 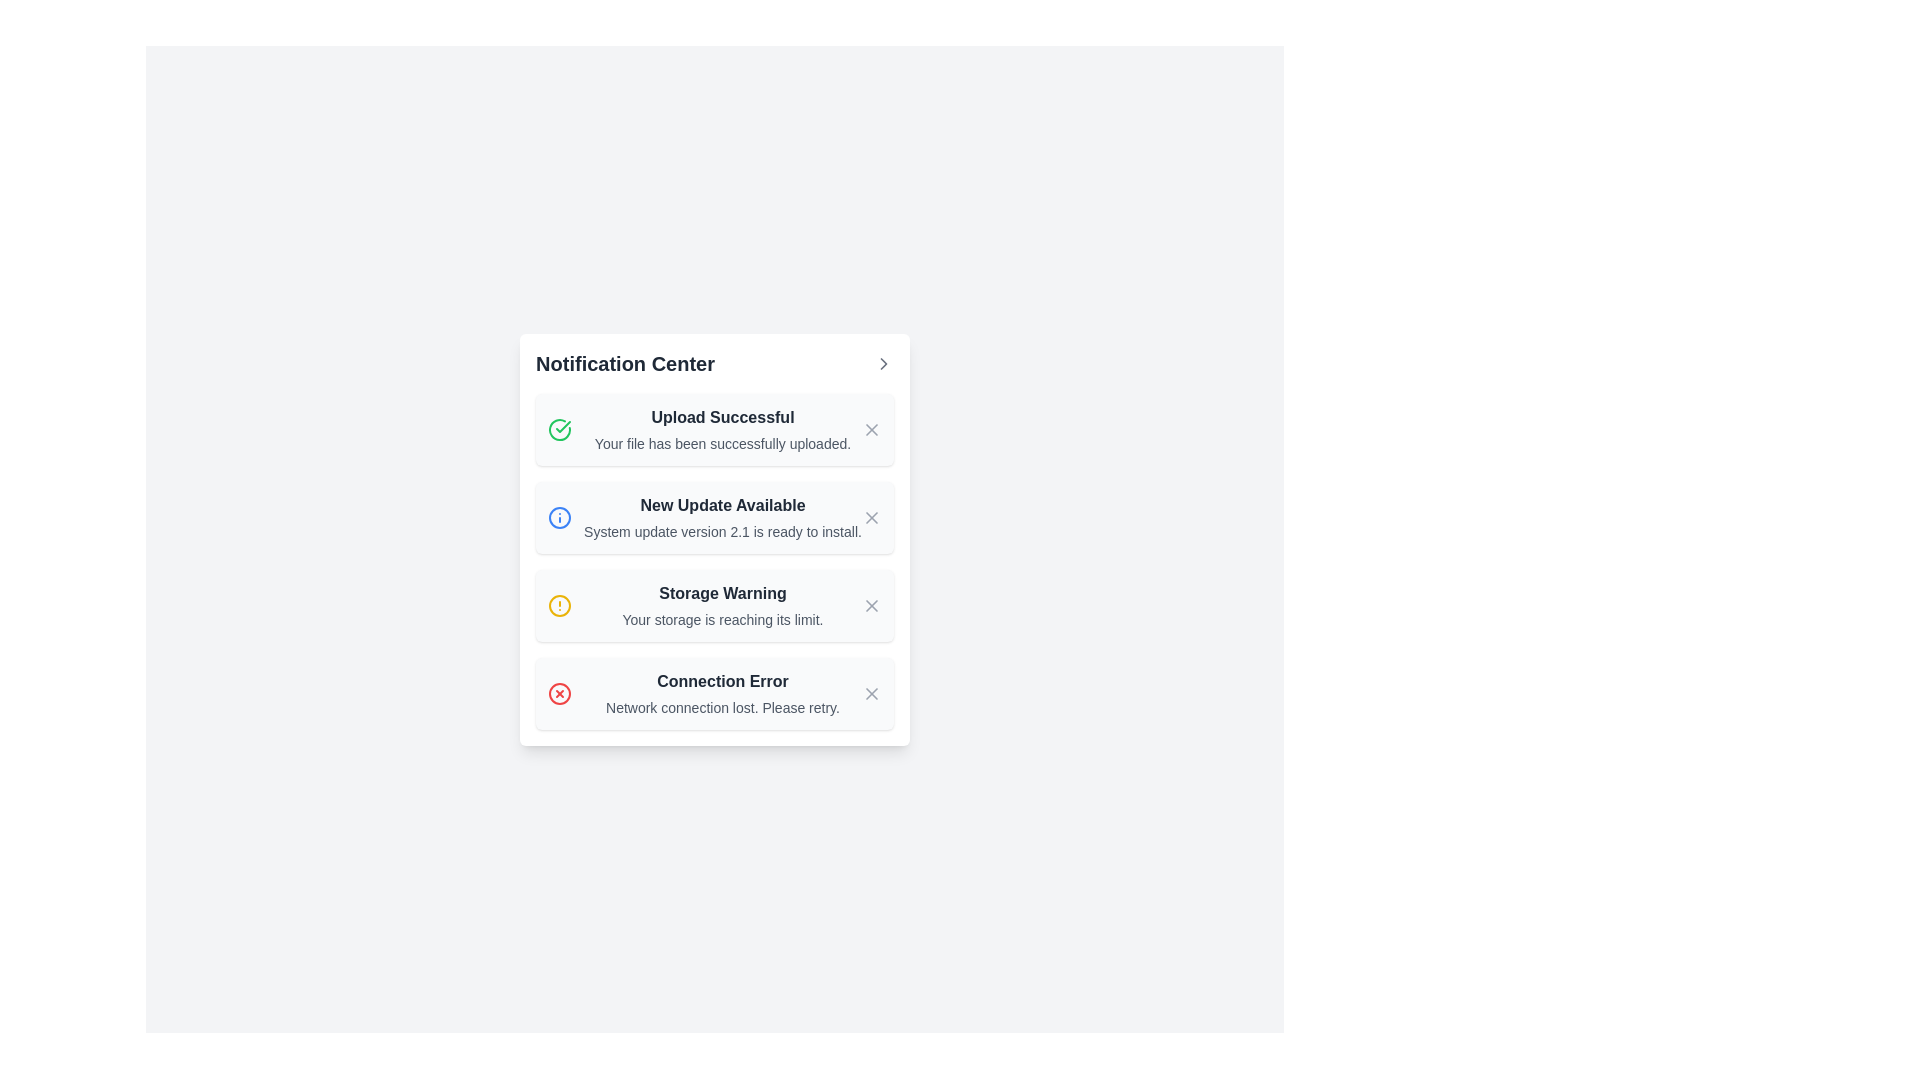 I want to click on the informational icon indicating a new update available, located to the left of the 'New Update Available' title in the second notification of the Notification Center, so click(x=560, y=516).